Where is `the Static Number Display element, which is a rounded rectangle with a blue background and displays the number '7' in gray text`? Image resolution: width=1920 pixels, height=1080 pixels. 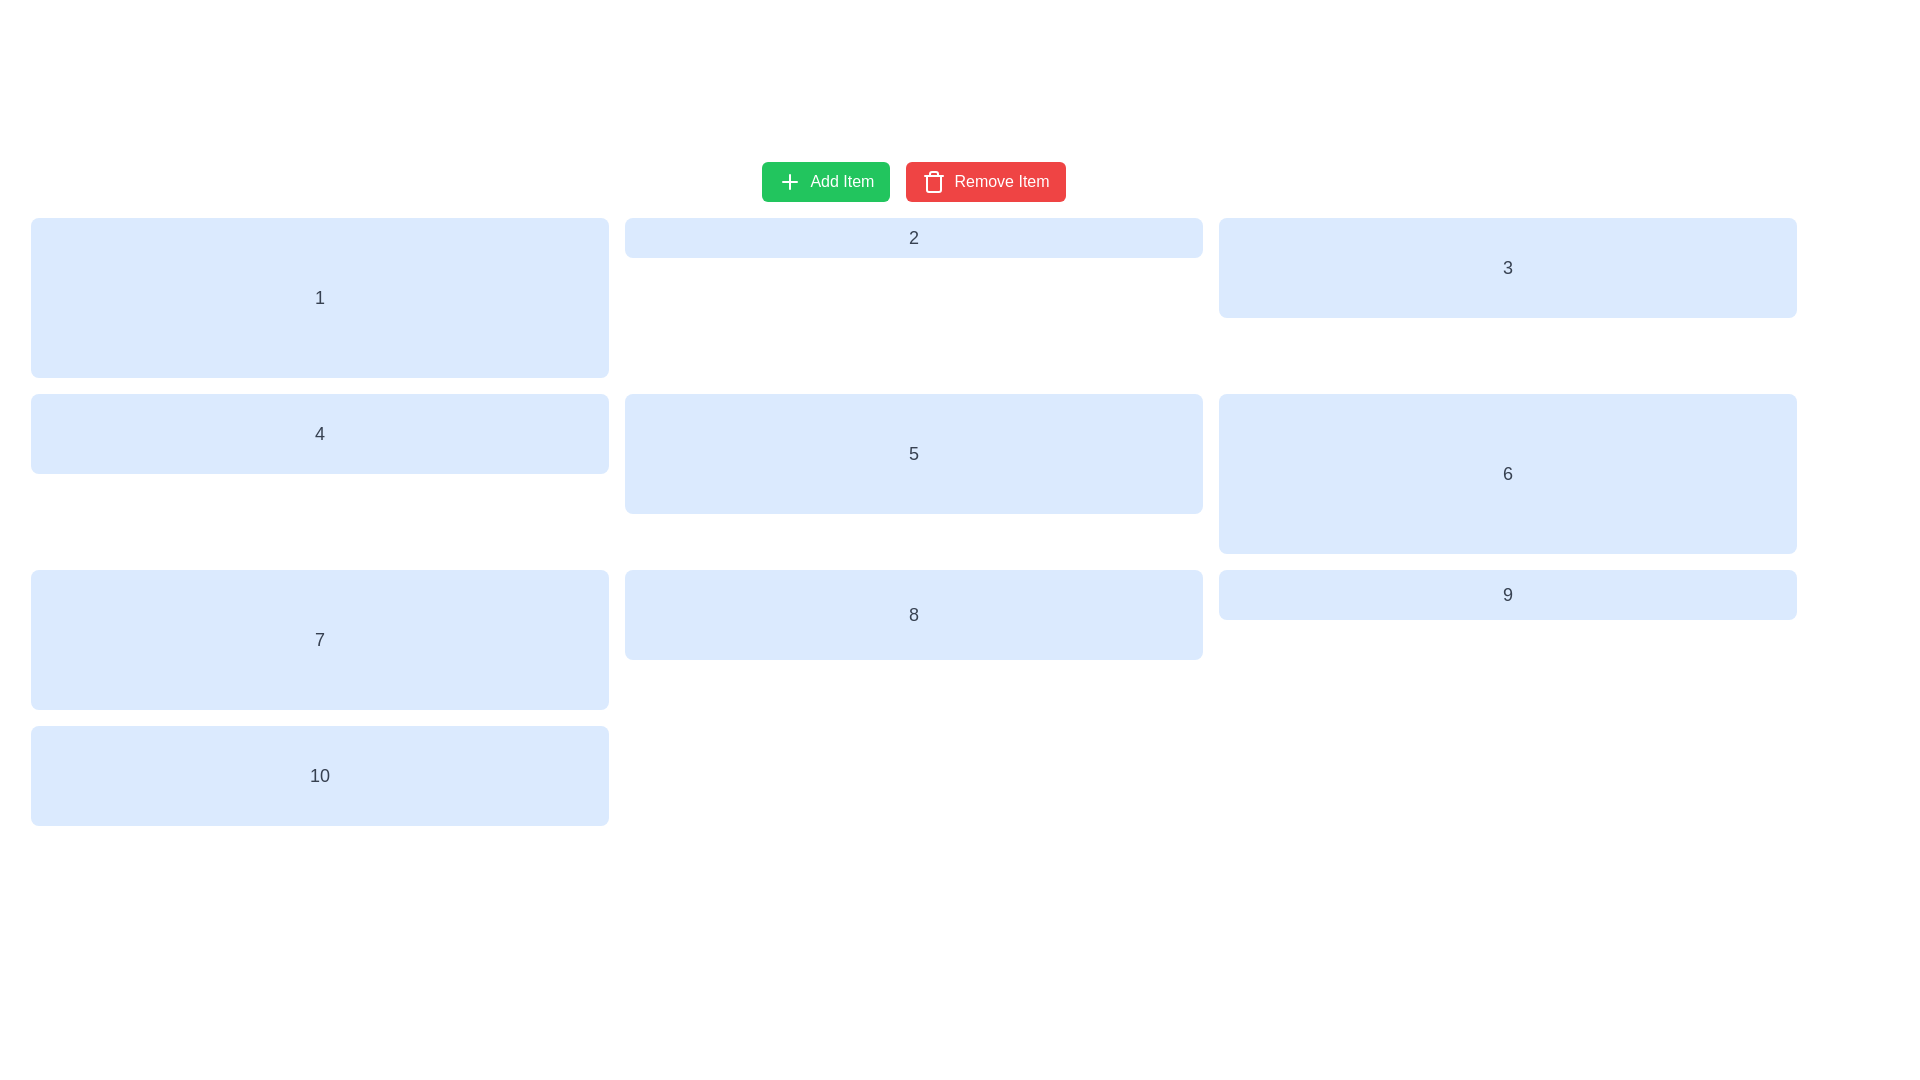 the Static Number Display element, which is a rounded rectangle with a blue background and displays the number '7' in gray text is located at coordinates (320, 640).